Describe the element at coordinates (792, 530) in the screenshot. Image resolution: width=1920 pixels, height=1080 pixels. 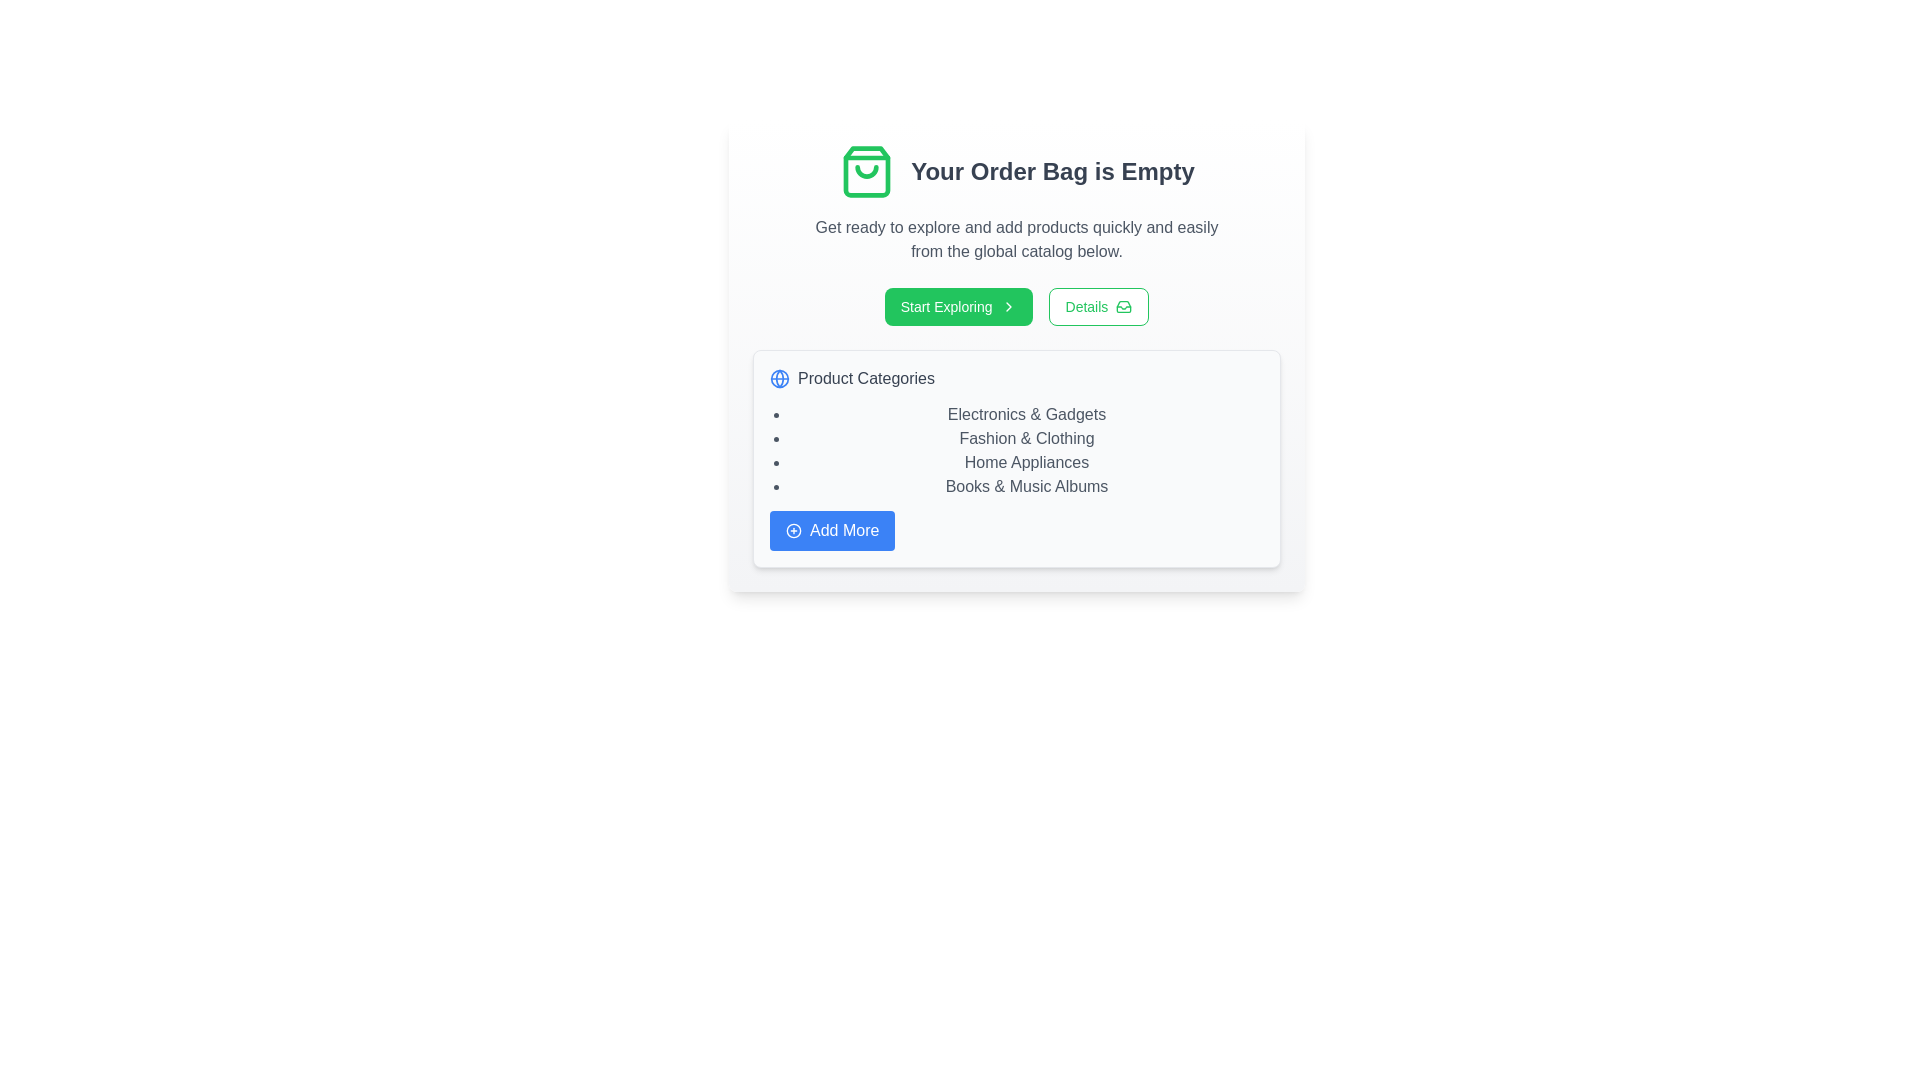
I see `the 'Add More' button which contains a circular icon with a plus sign inside, styled with thin lines and white color, located at the bottom of the 'Product Categories' section` at that location.